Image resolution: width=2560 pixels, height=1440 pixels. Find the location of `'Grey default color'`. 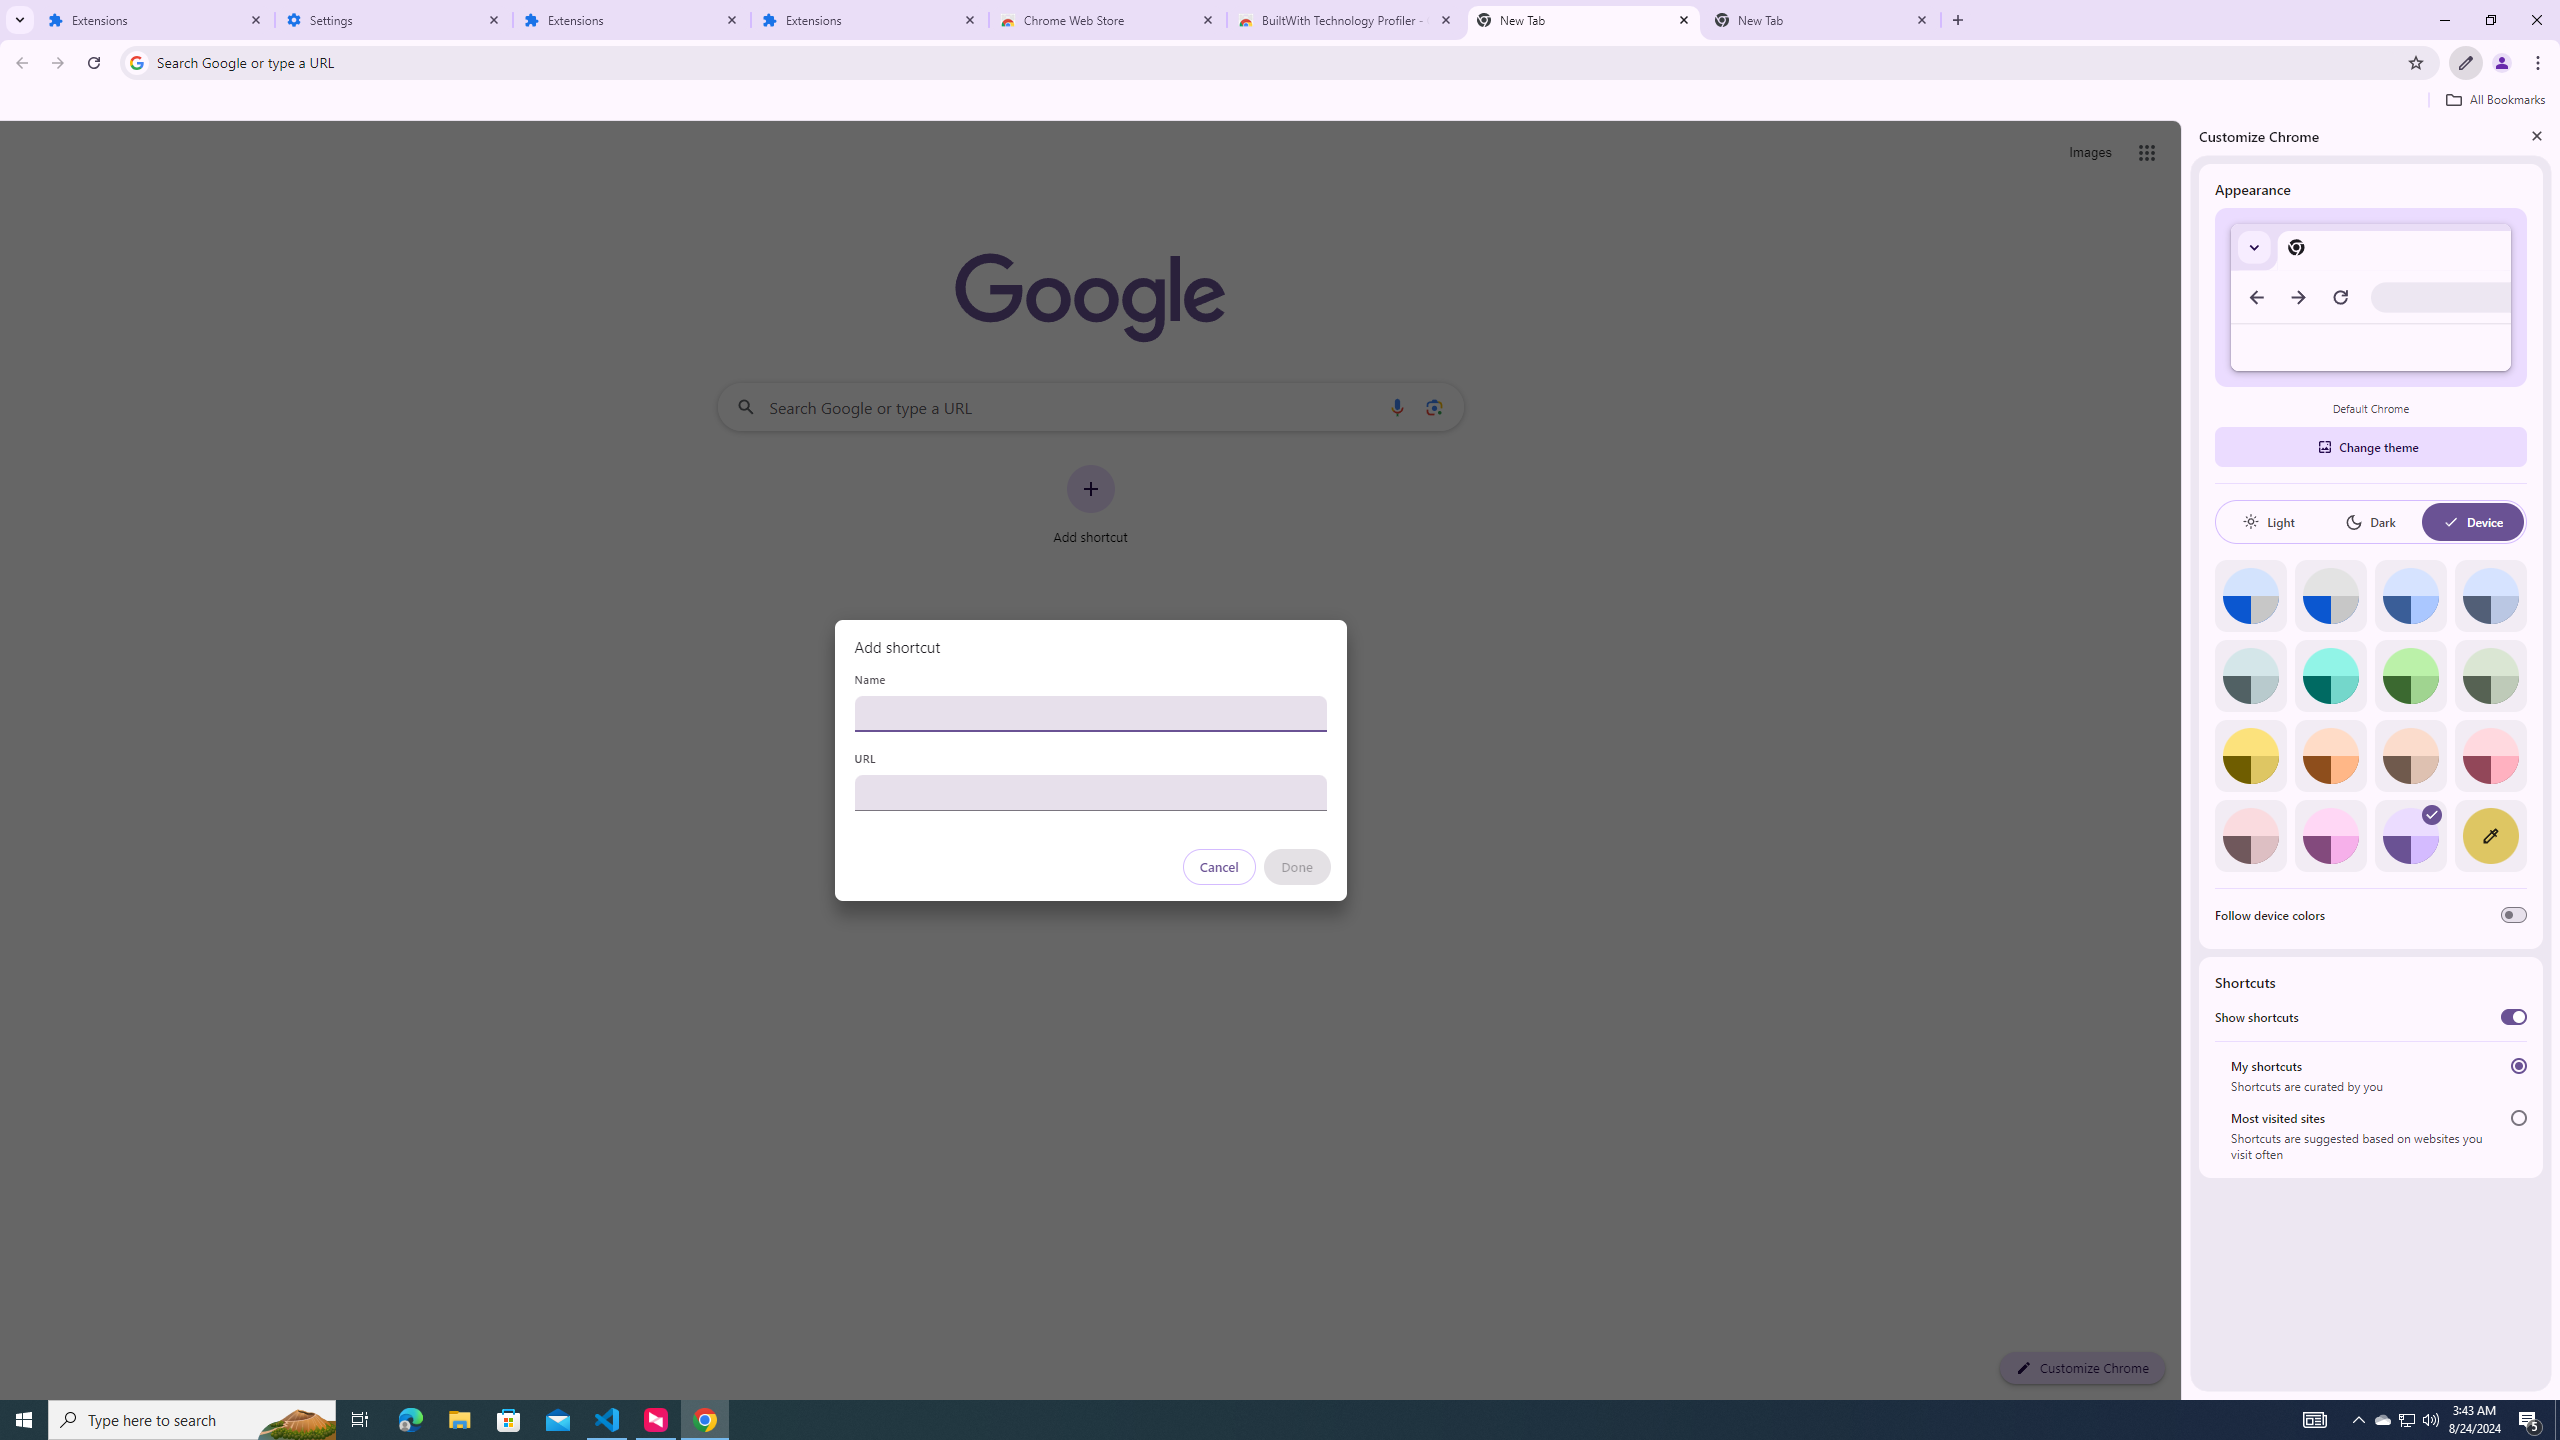

'Grey default color' is located at coordinates (2329, 595).